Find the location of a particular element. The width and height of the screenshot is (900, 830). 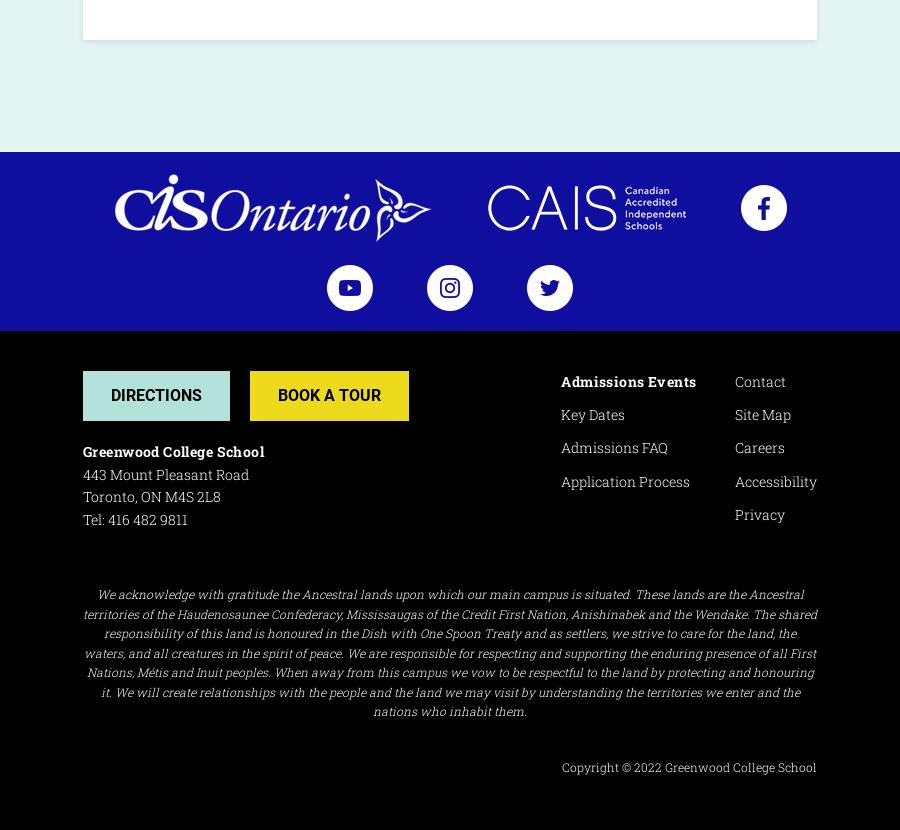

'Careers' is located at coordinates (734, 447).